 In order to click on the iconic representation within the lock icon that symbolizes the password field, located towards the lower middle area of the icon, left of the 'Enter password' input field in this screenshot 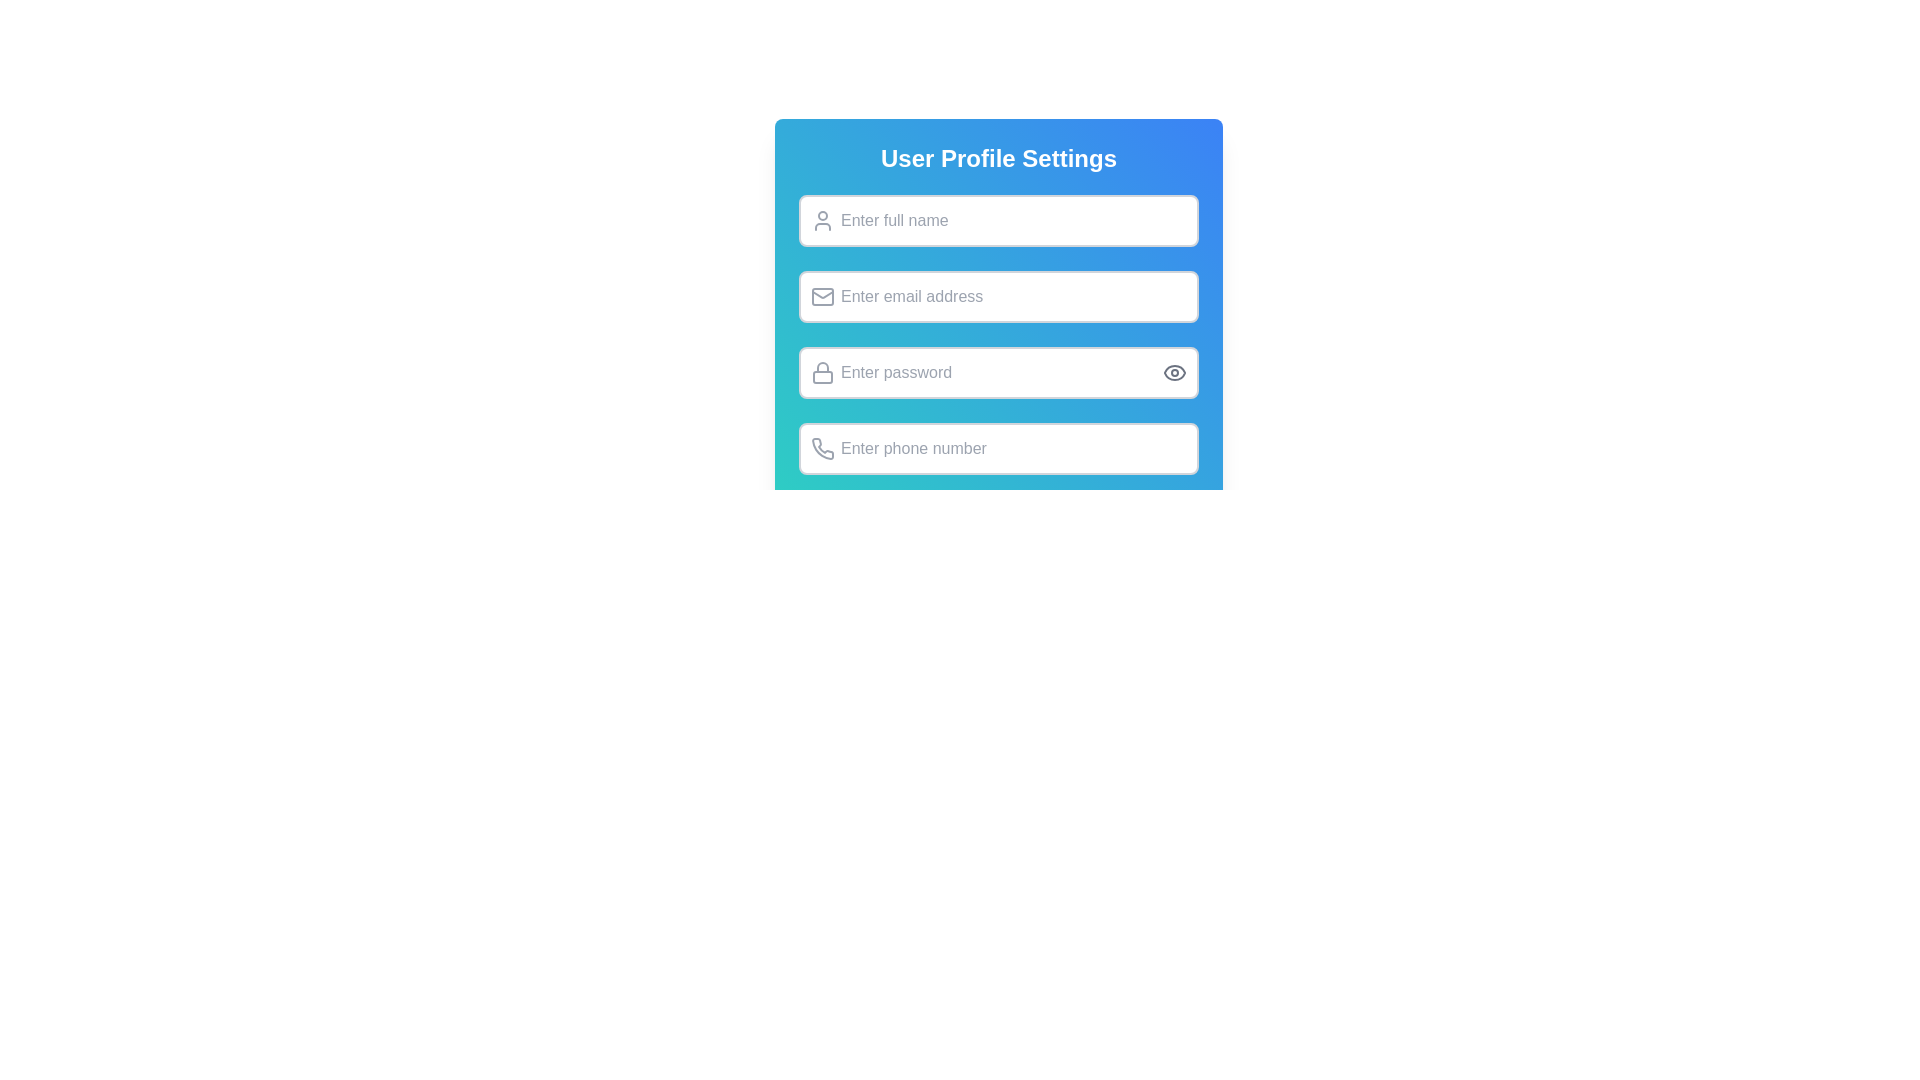, I will do `click(822, 377)`.